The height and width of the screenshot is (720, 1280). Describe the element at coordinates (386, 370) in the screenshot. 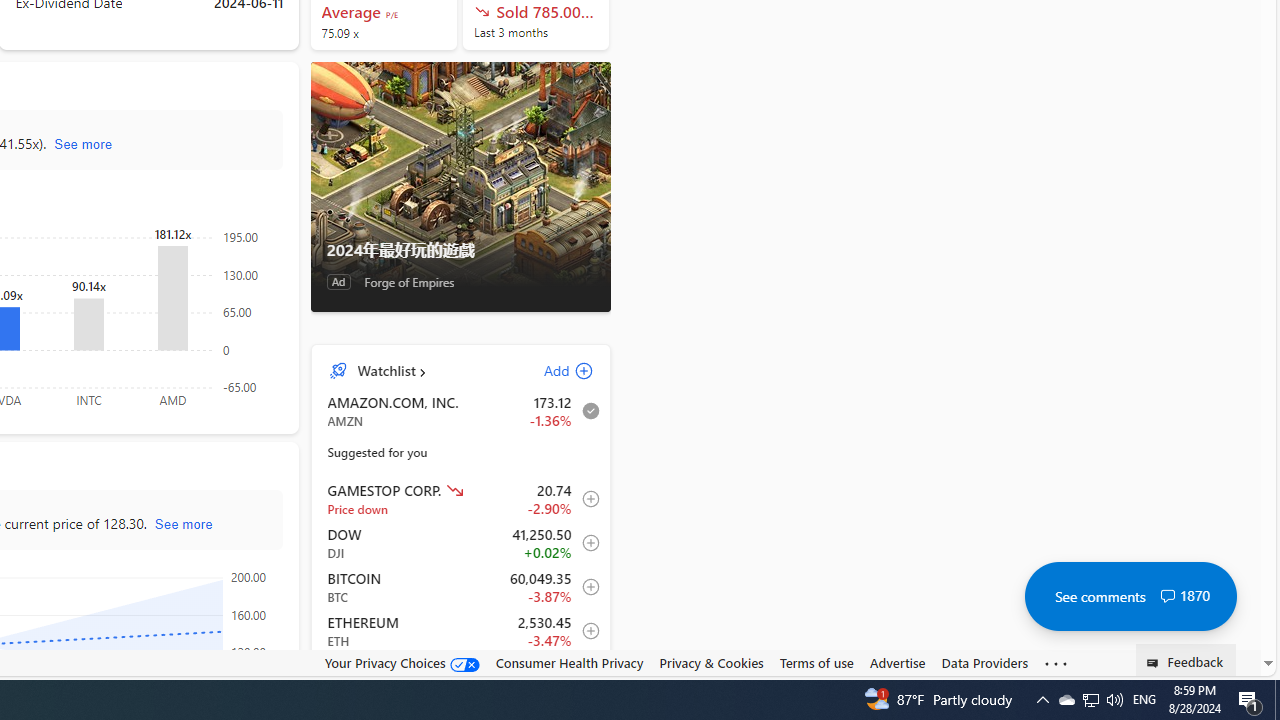

I see `'Watchlist'` at that location.